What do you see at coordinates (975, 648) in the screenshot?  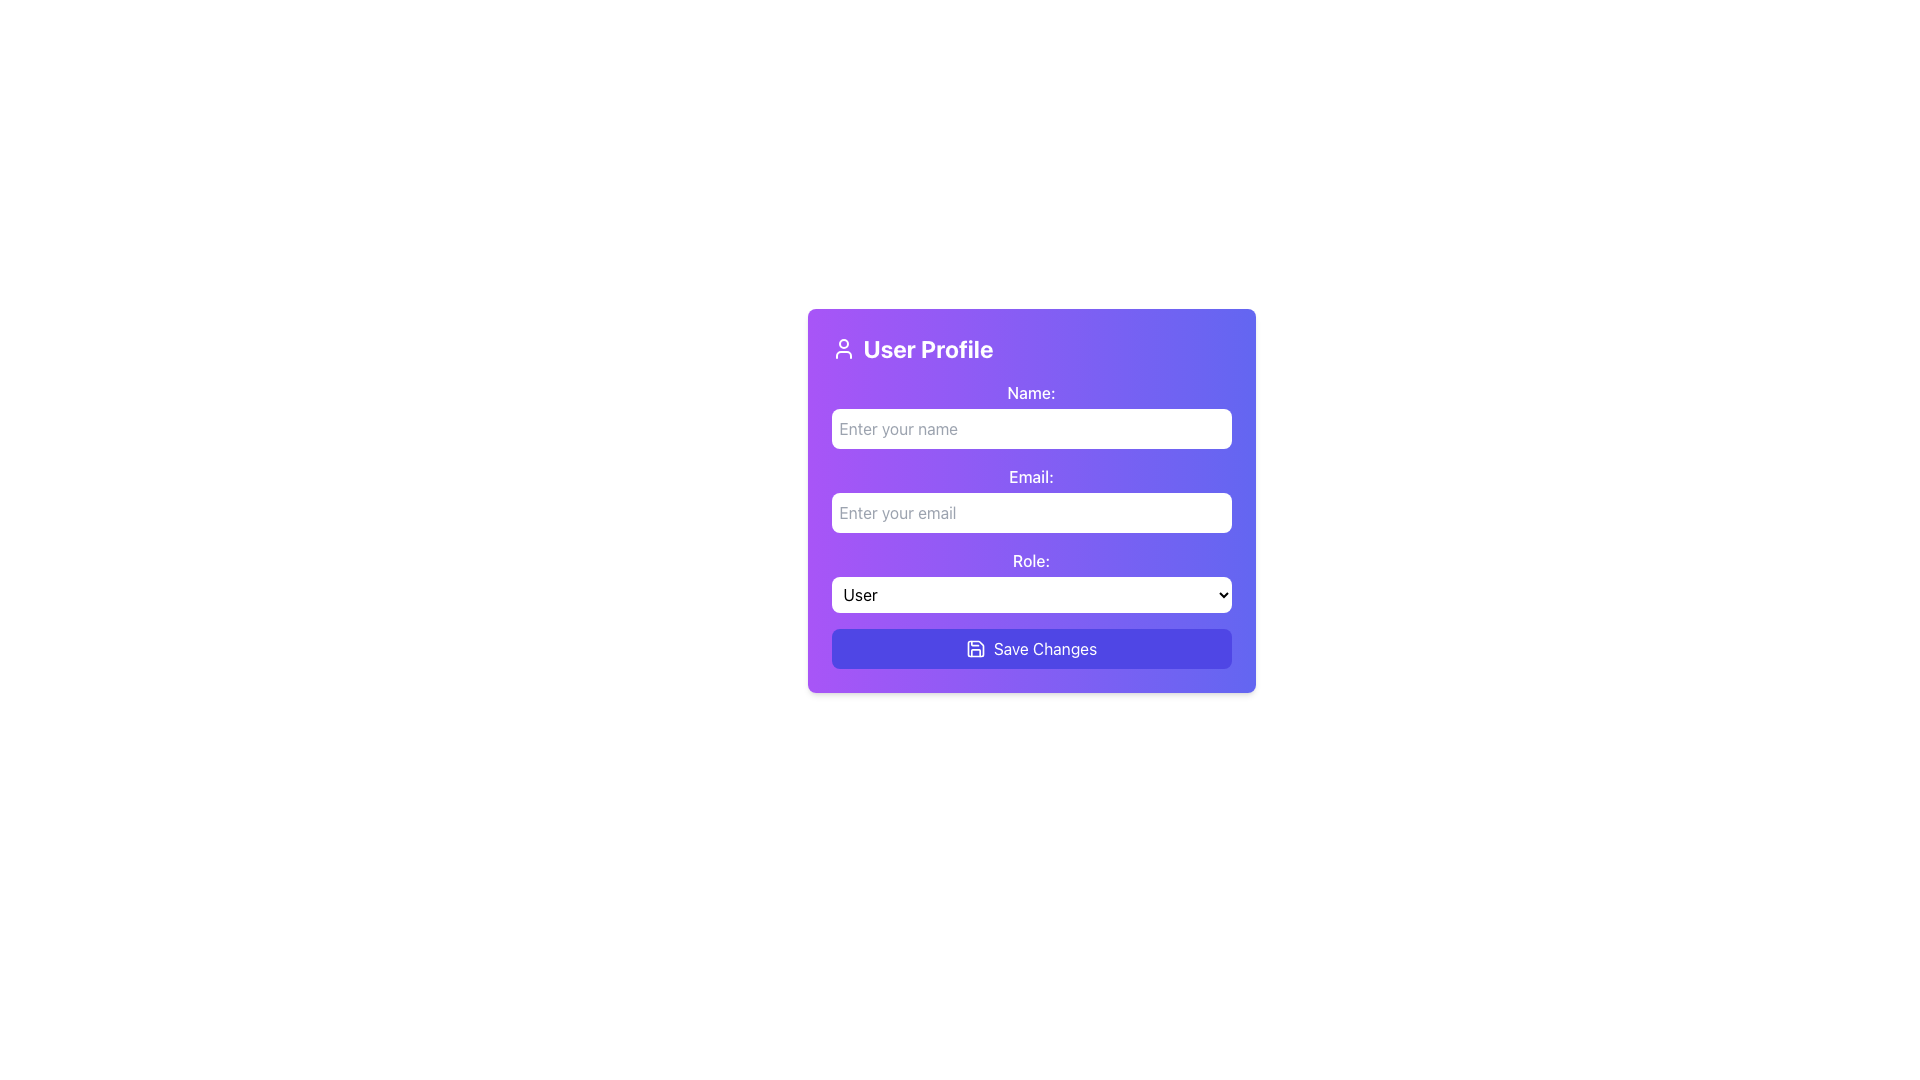 I see `the 'Save Changes' button which contains an icon to the left of the label text, located at the bottom of the card interface` at bounding box center [975, 648].